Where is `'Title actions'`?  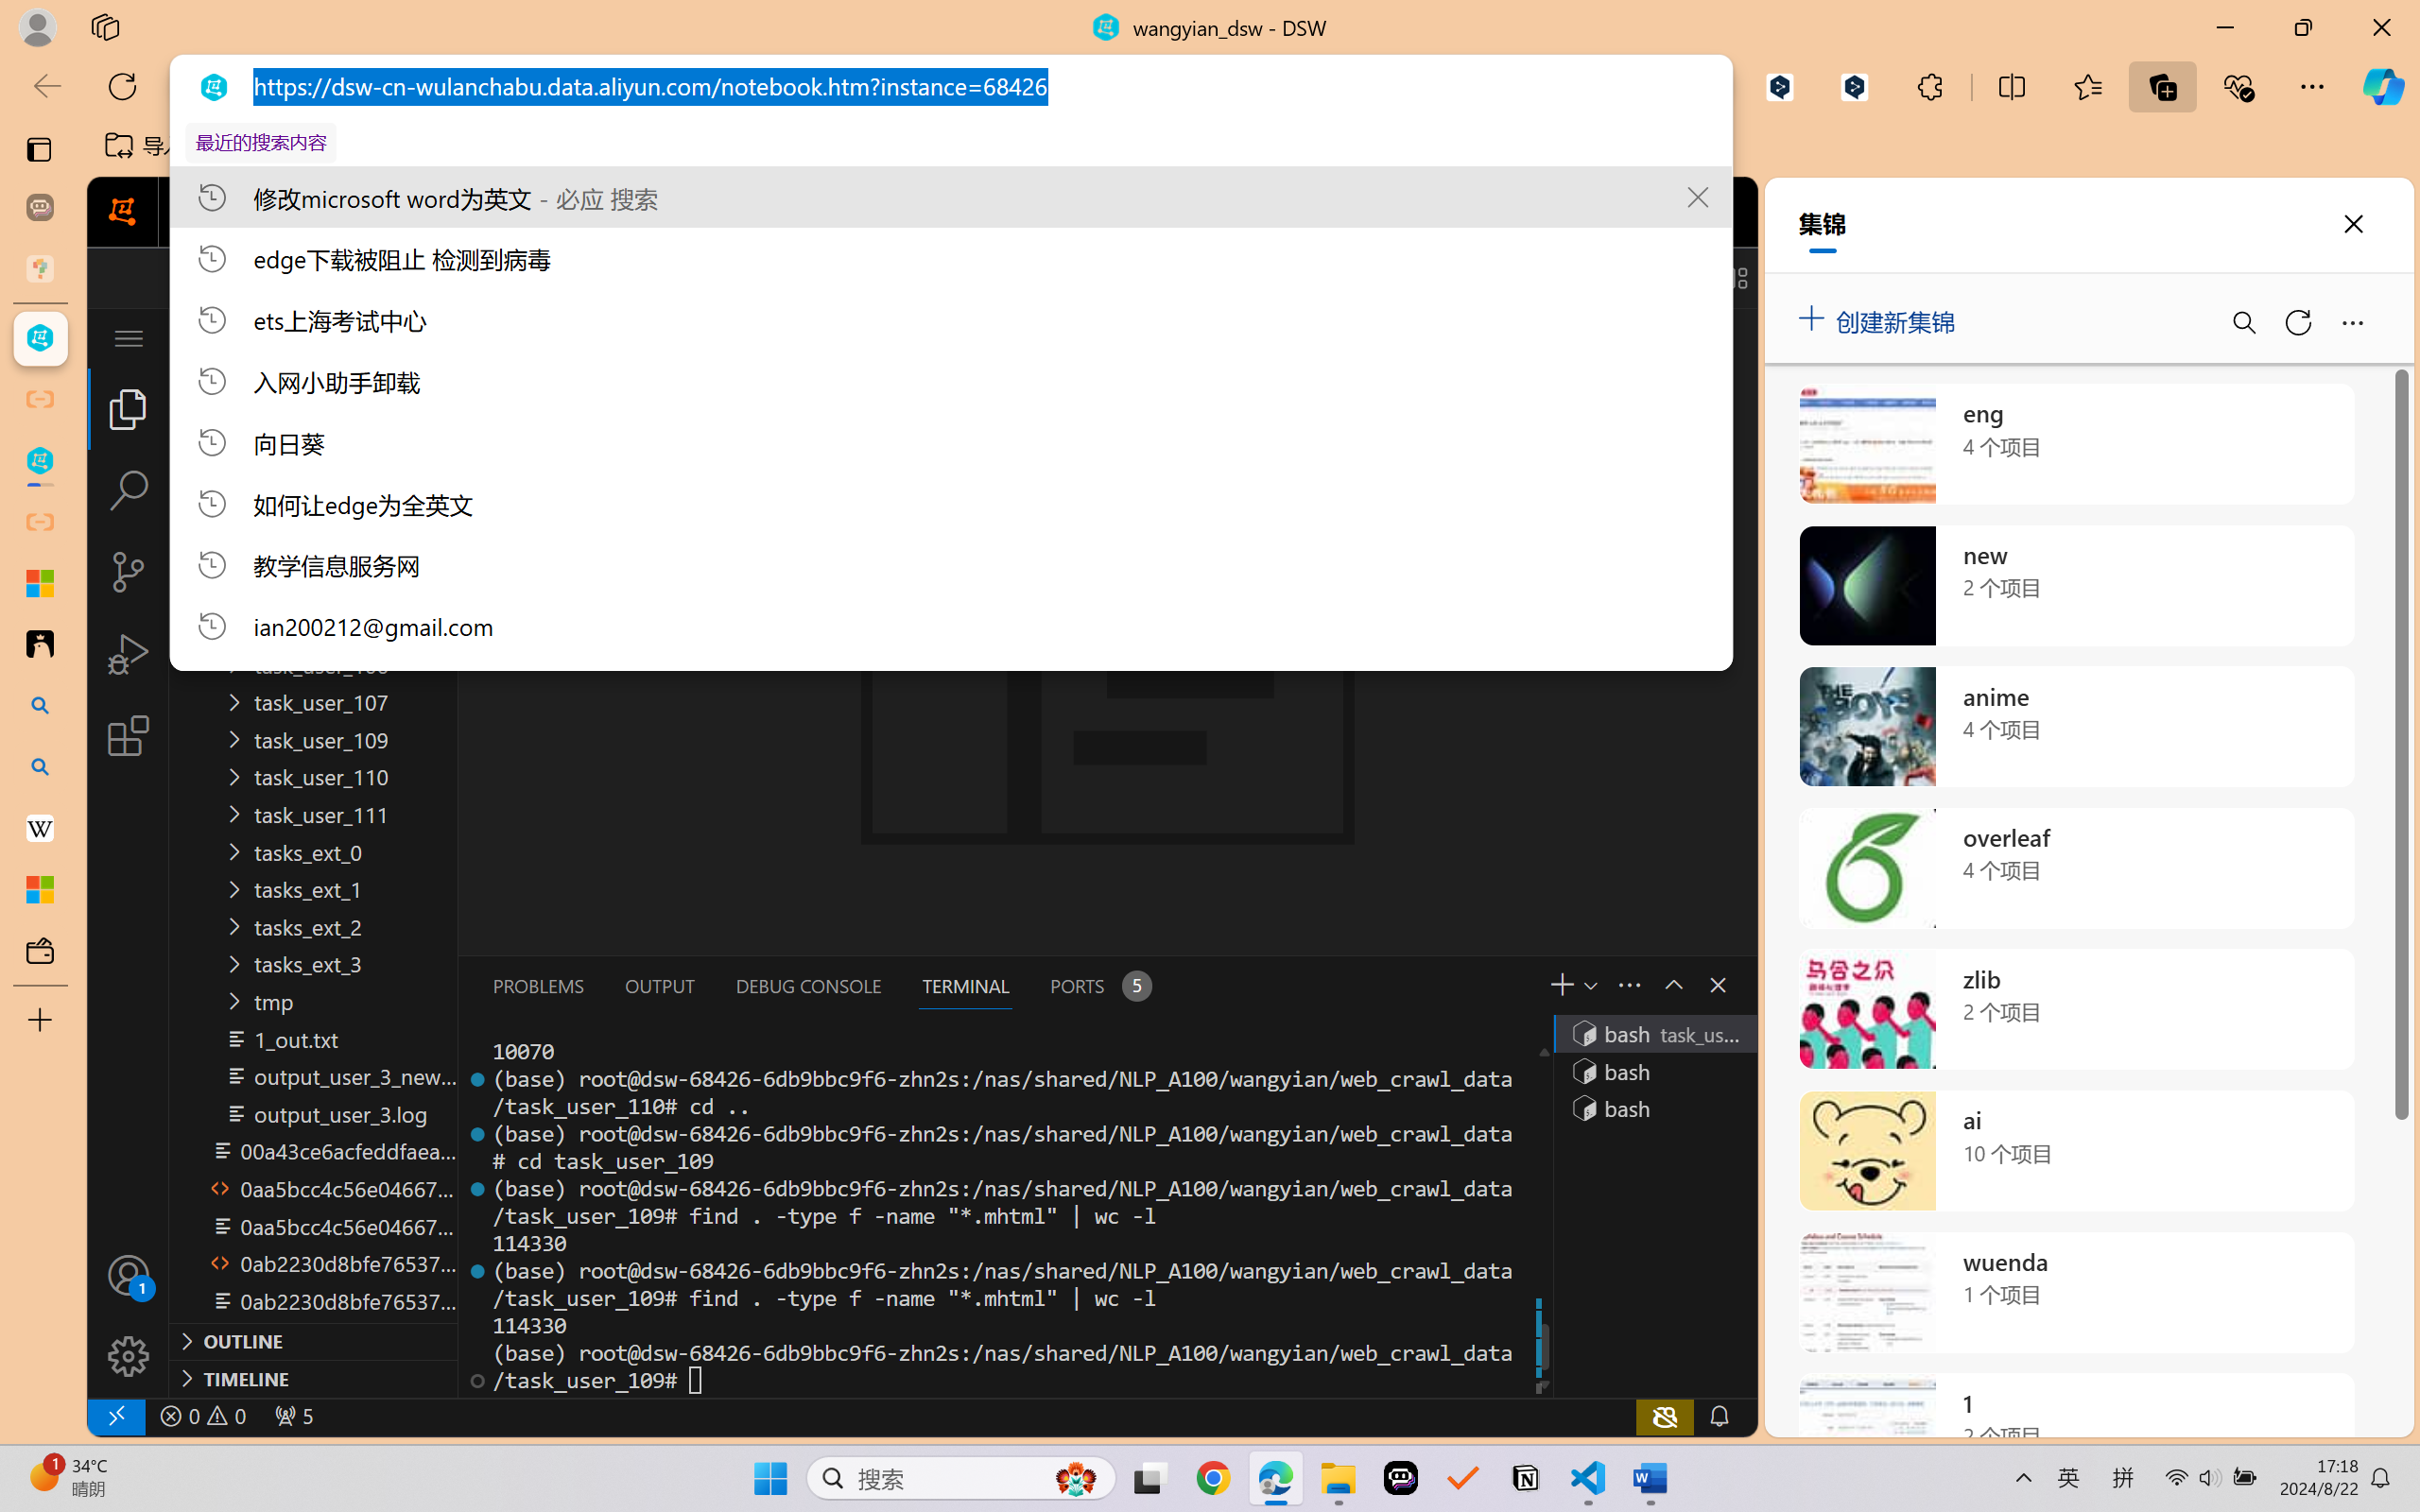
'Title actions' is located at coordinates (1668, 277).